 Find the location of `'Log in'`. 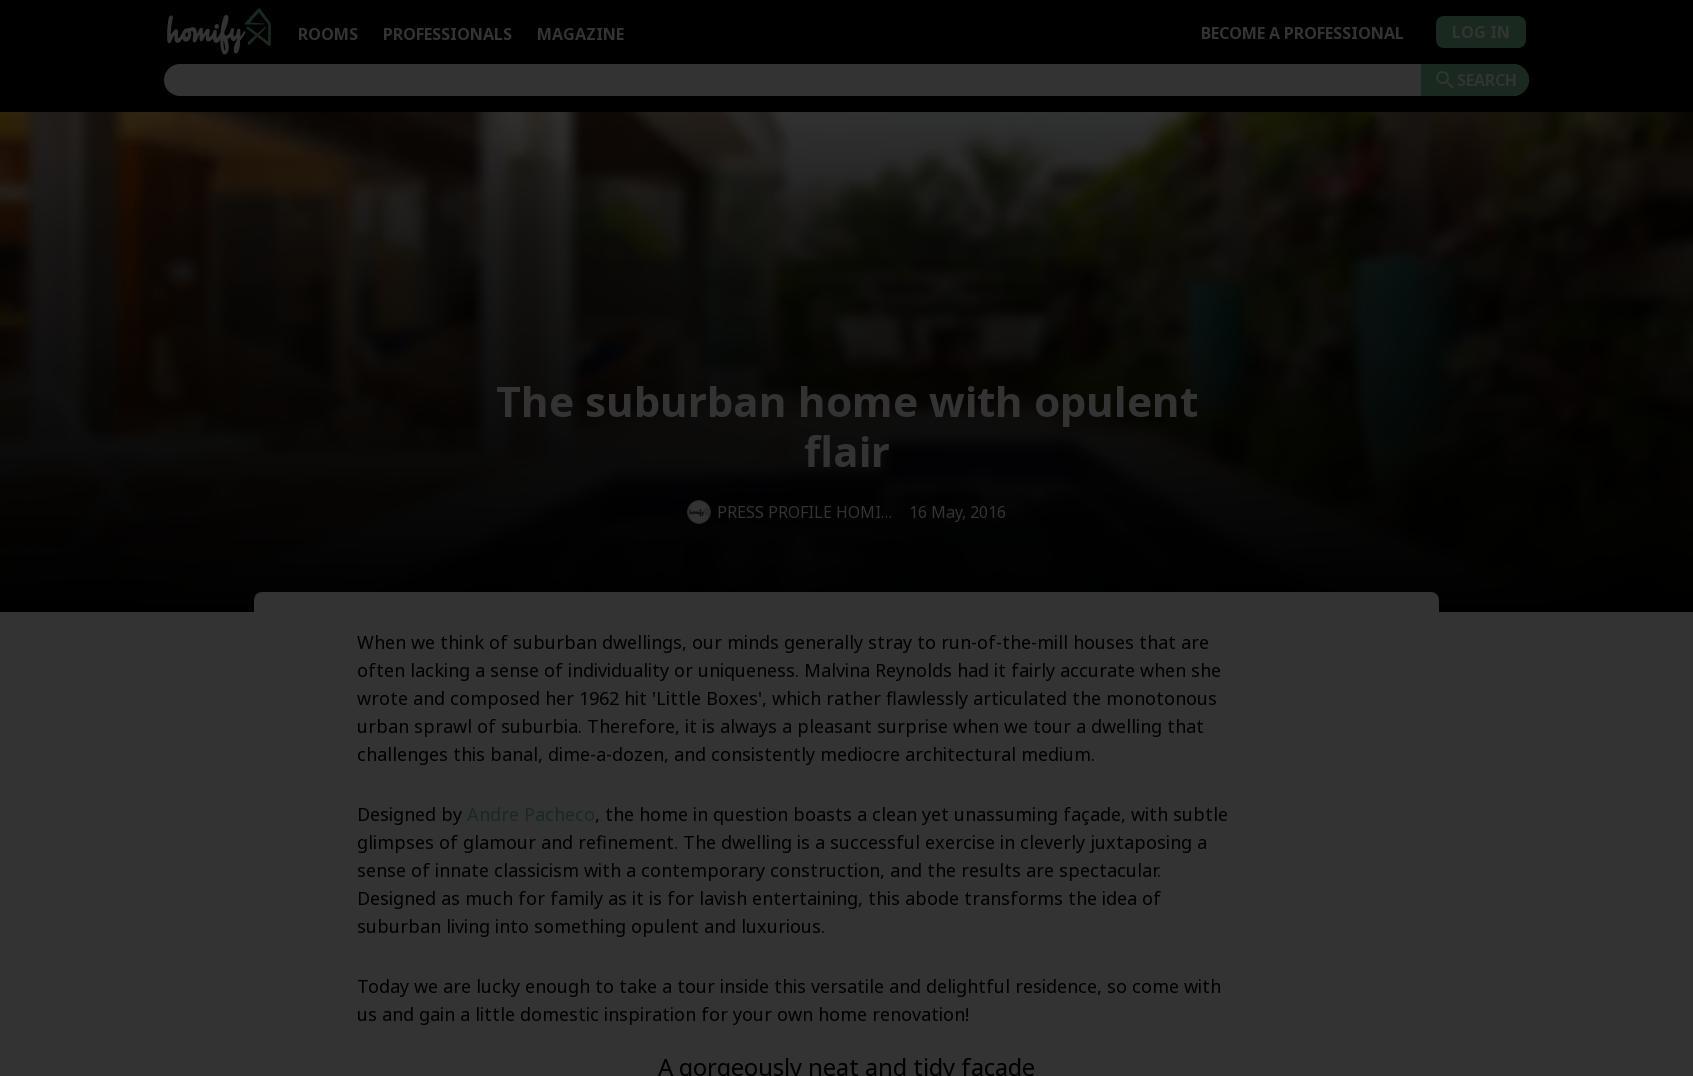

'Log in' is located at coordinates (1480, 30).